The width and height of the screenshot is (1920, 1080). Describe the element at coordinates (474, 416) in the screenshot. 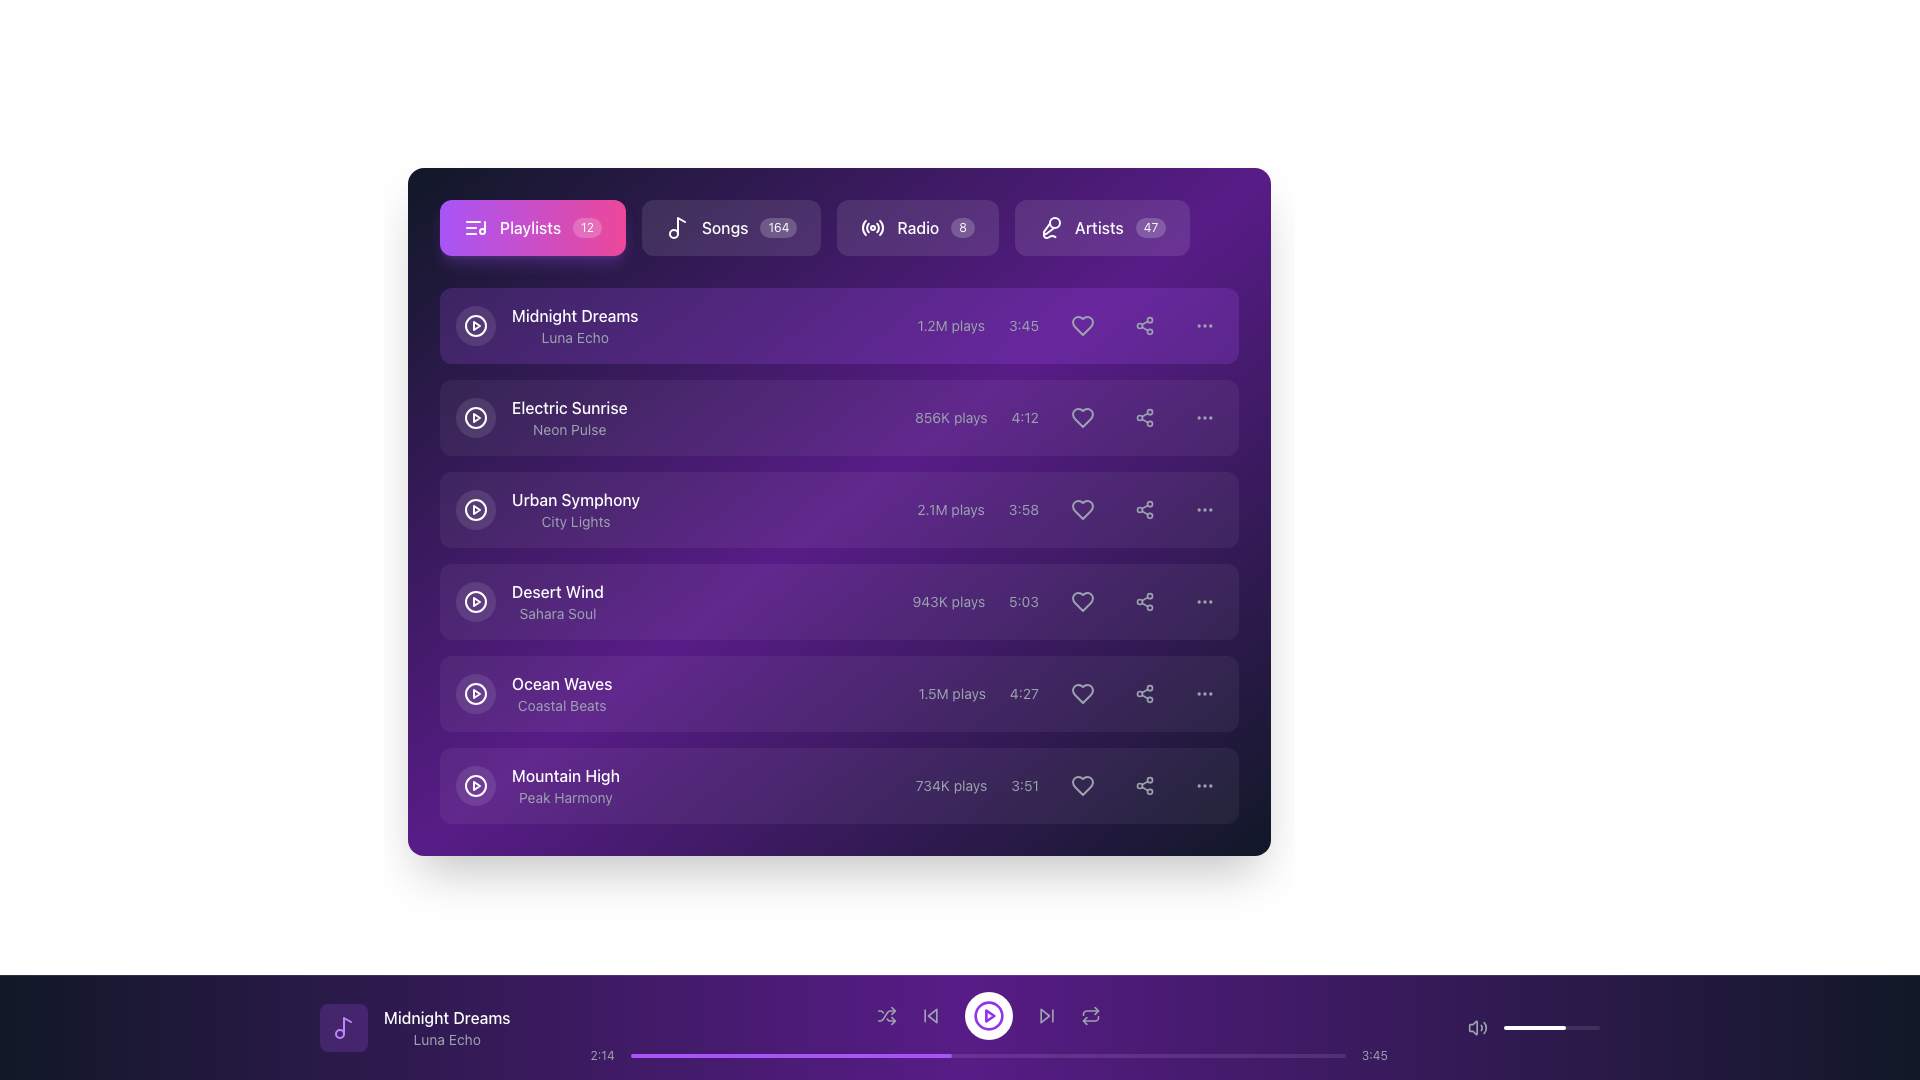

I see `the play button icon located in the 'Electric Sunrise' list item to initiate playback of the track` at that location.